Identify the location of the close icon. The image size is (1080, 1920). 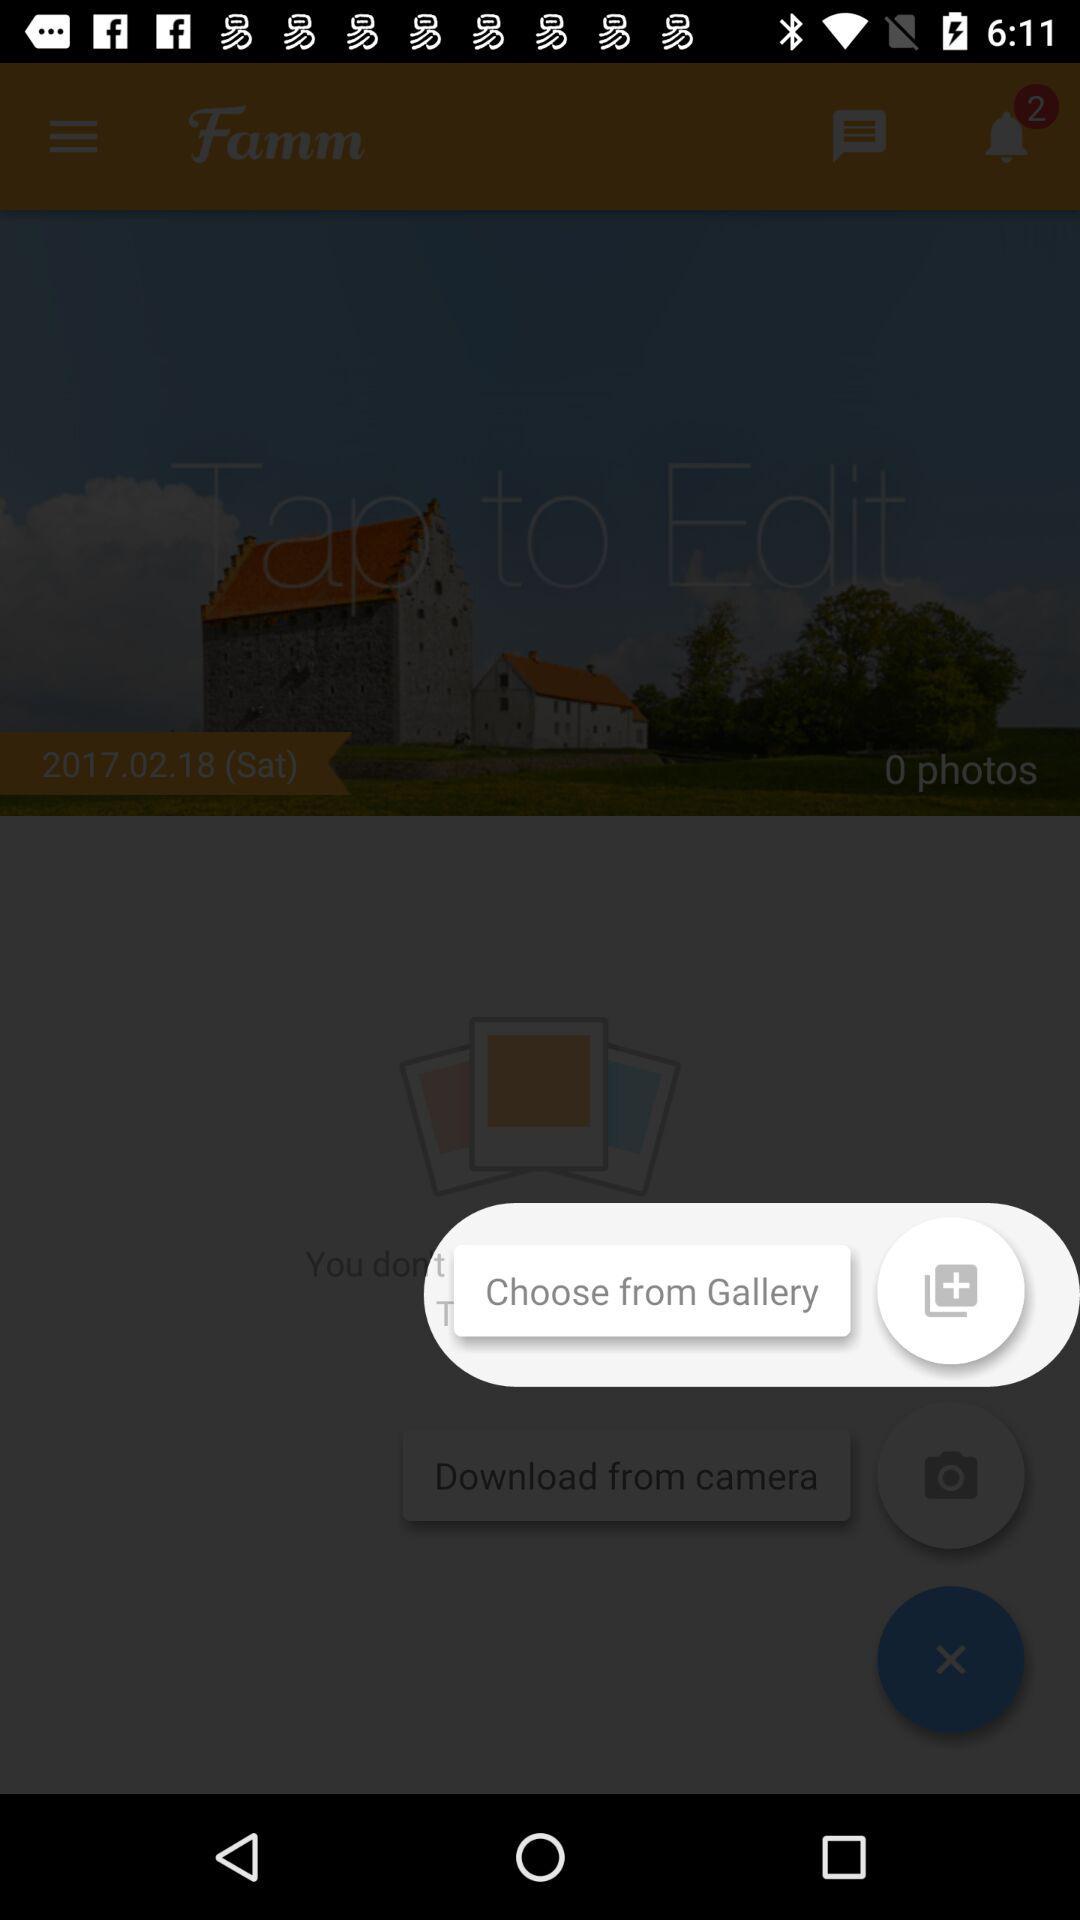
(950, 1659).